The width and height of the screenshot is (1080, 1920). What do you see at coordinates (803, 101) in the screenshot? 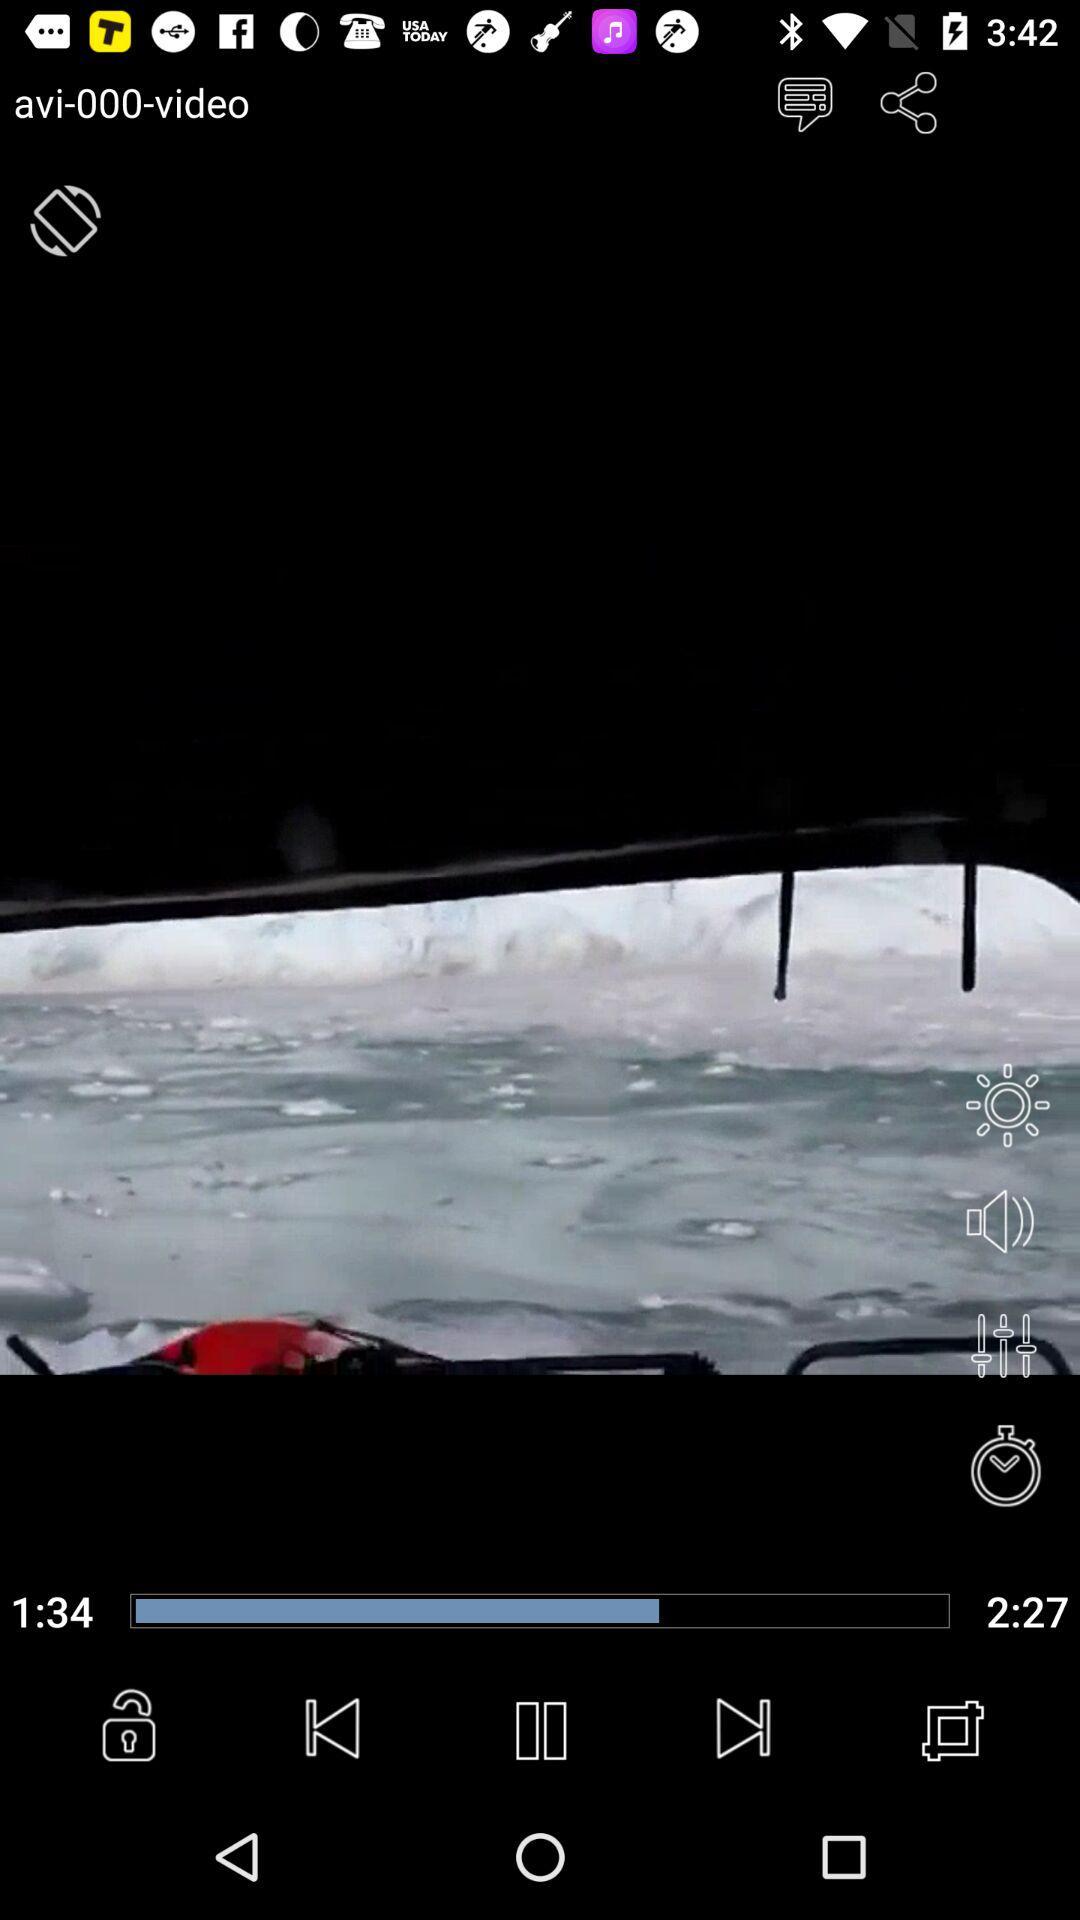
I see `the icon left to share on top` at bounding box center [803, 101].